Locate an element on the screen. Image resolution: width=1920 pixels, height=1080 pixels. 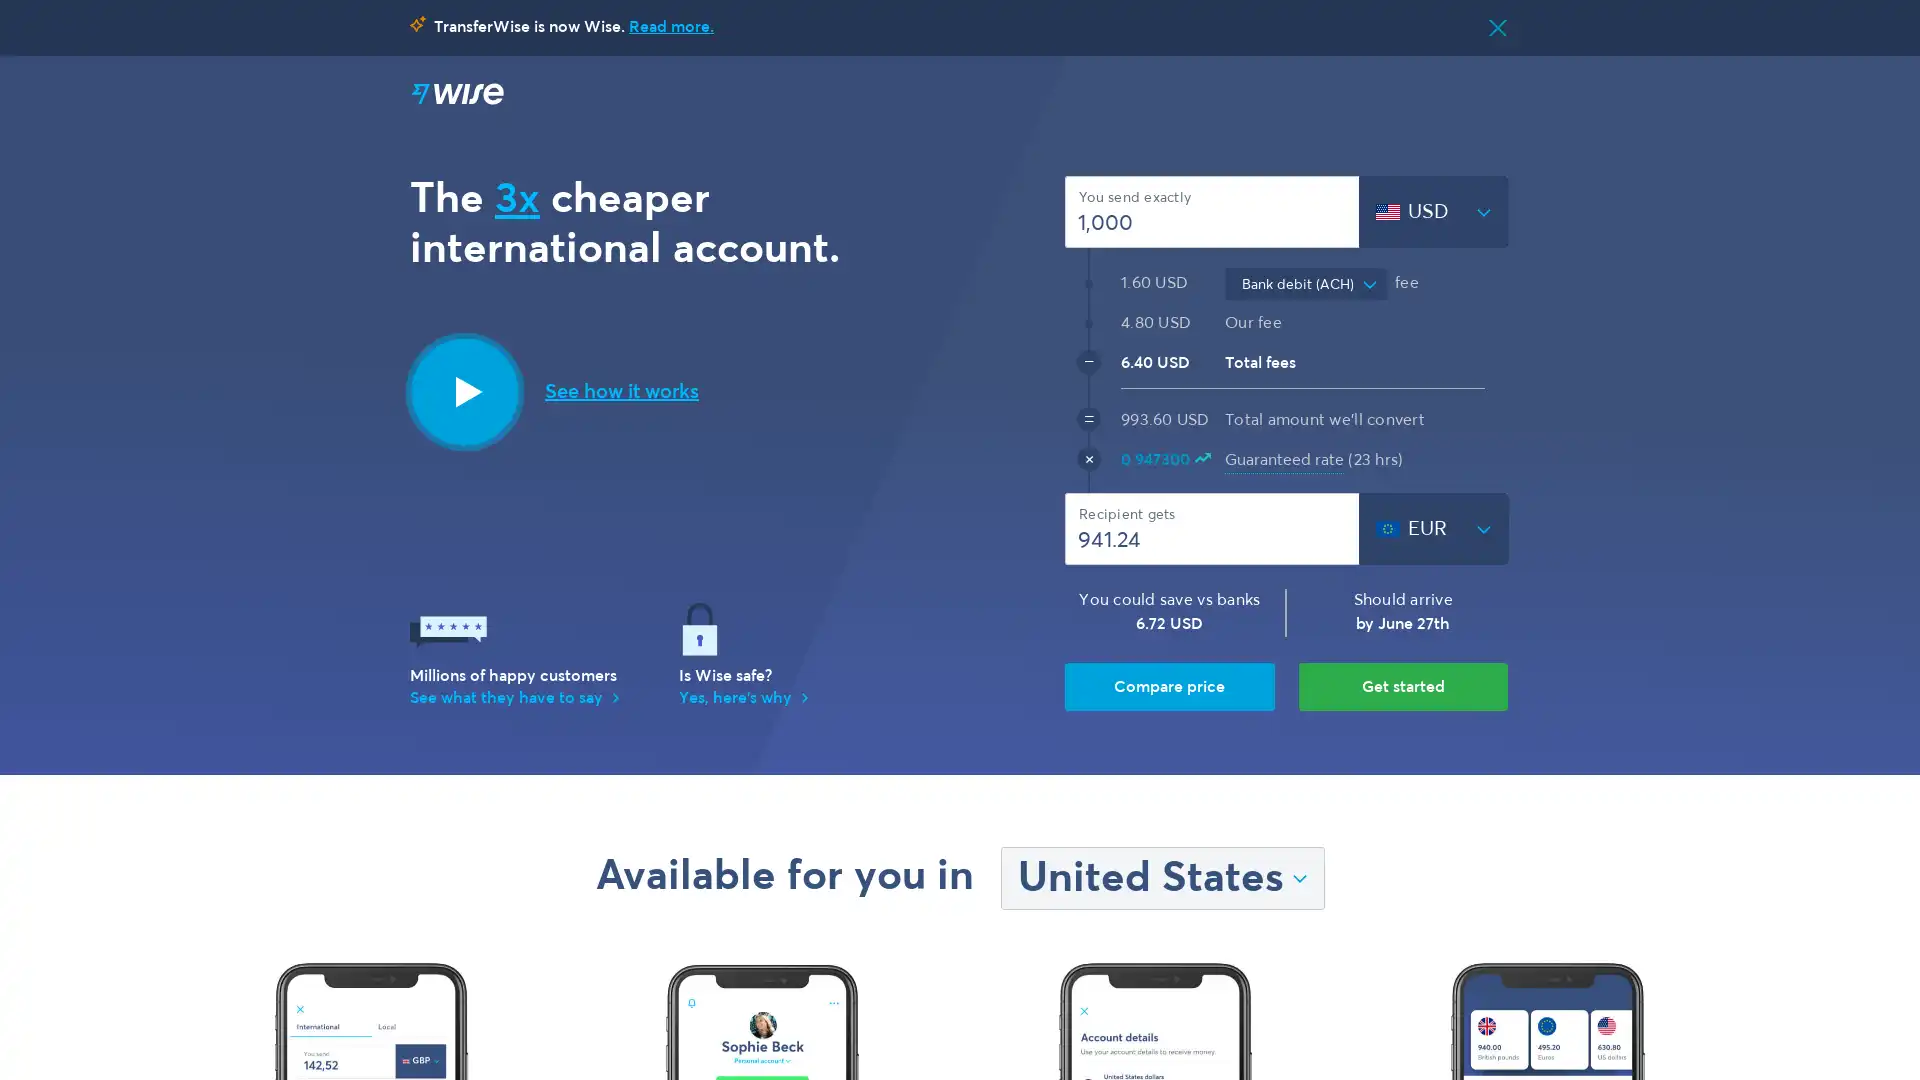
Close banner is located at coordinates (1497, 27).